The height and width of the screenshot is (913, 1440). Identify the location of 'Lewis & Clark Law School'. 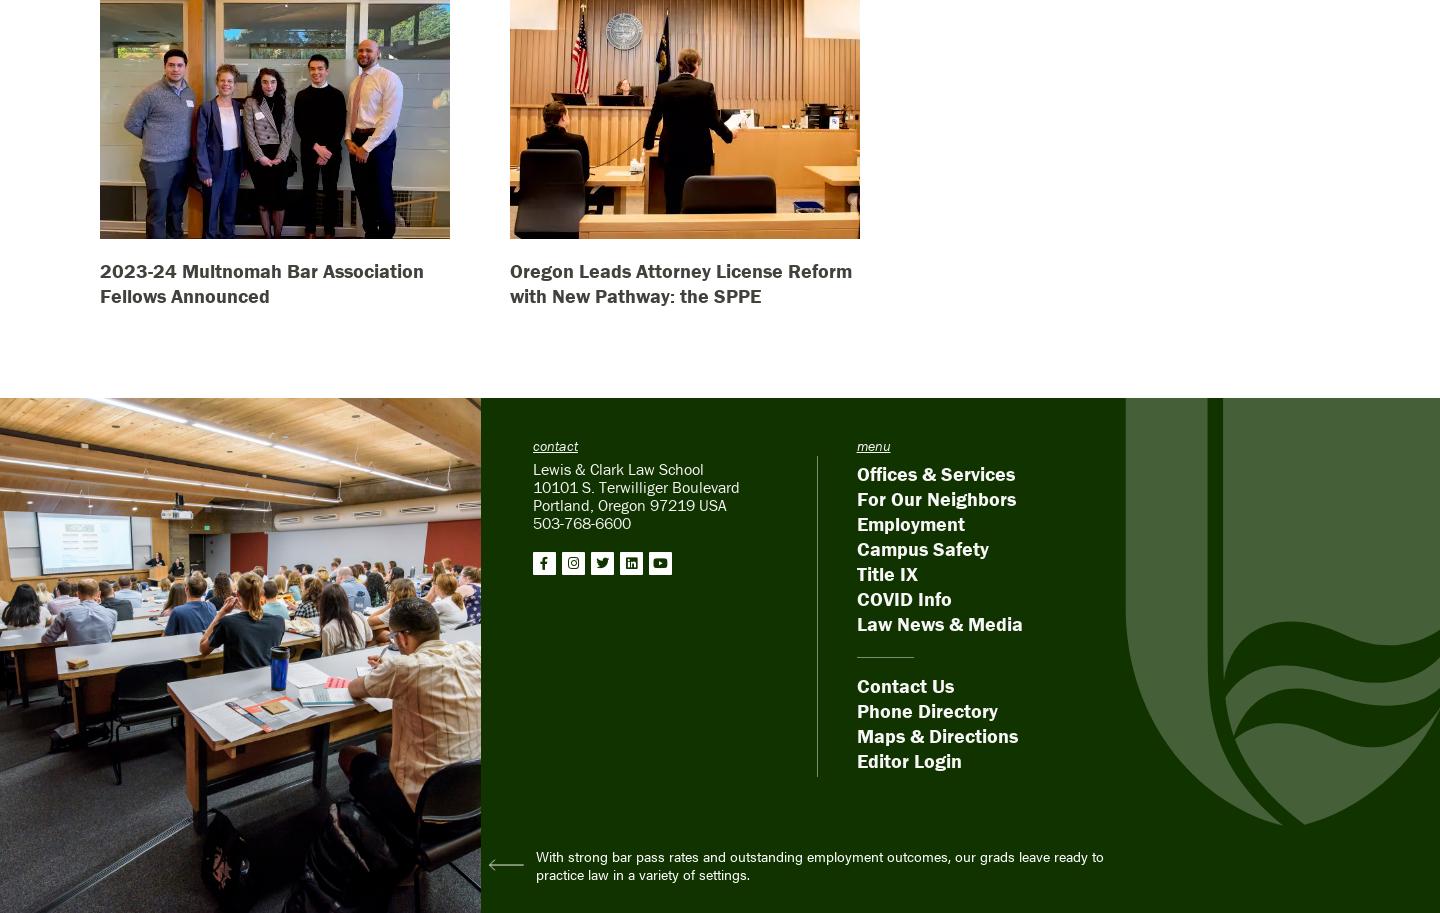
(616, 467).